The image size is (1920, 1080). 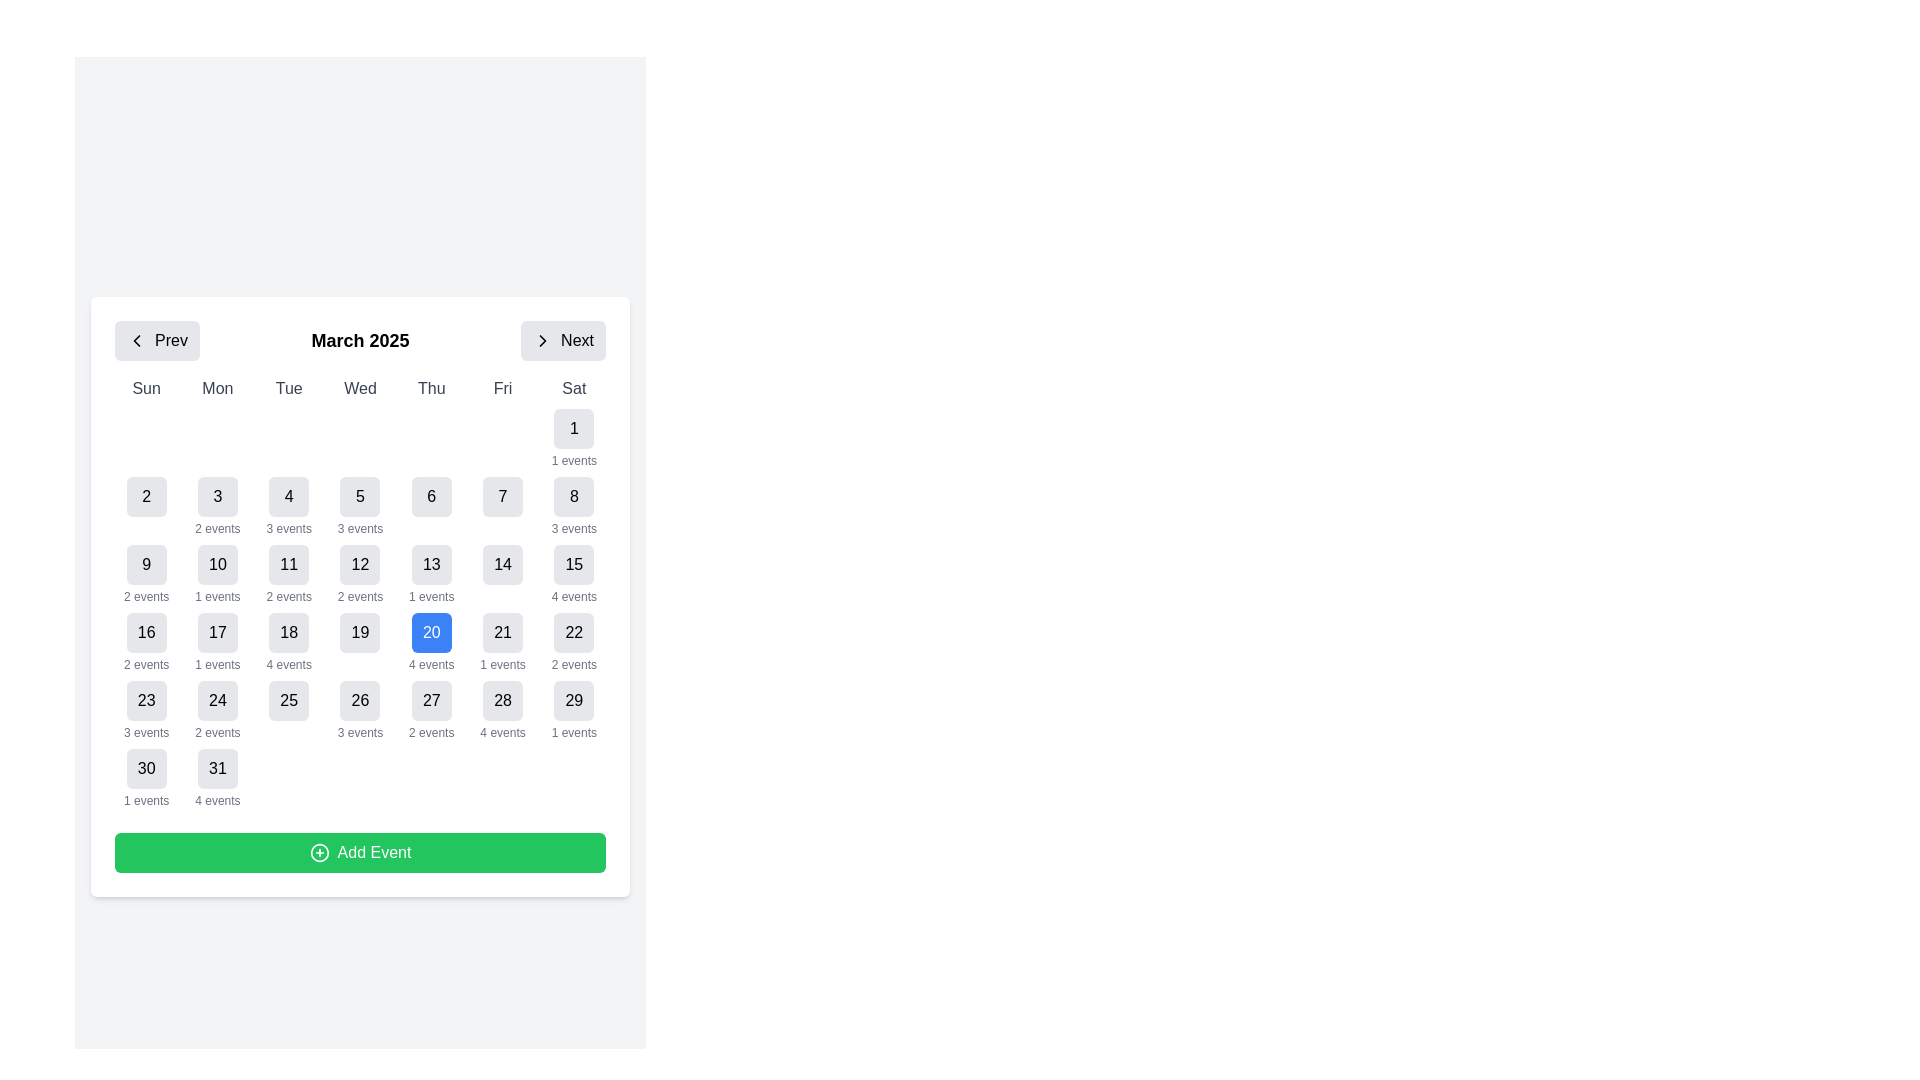 I want to click on the fifth text label in the calendar header, which indicates 'Thu', located between 'Wed' and 'Fri', so click(x=430, y=389).